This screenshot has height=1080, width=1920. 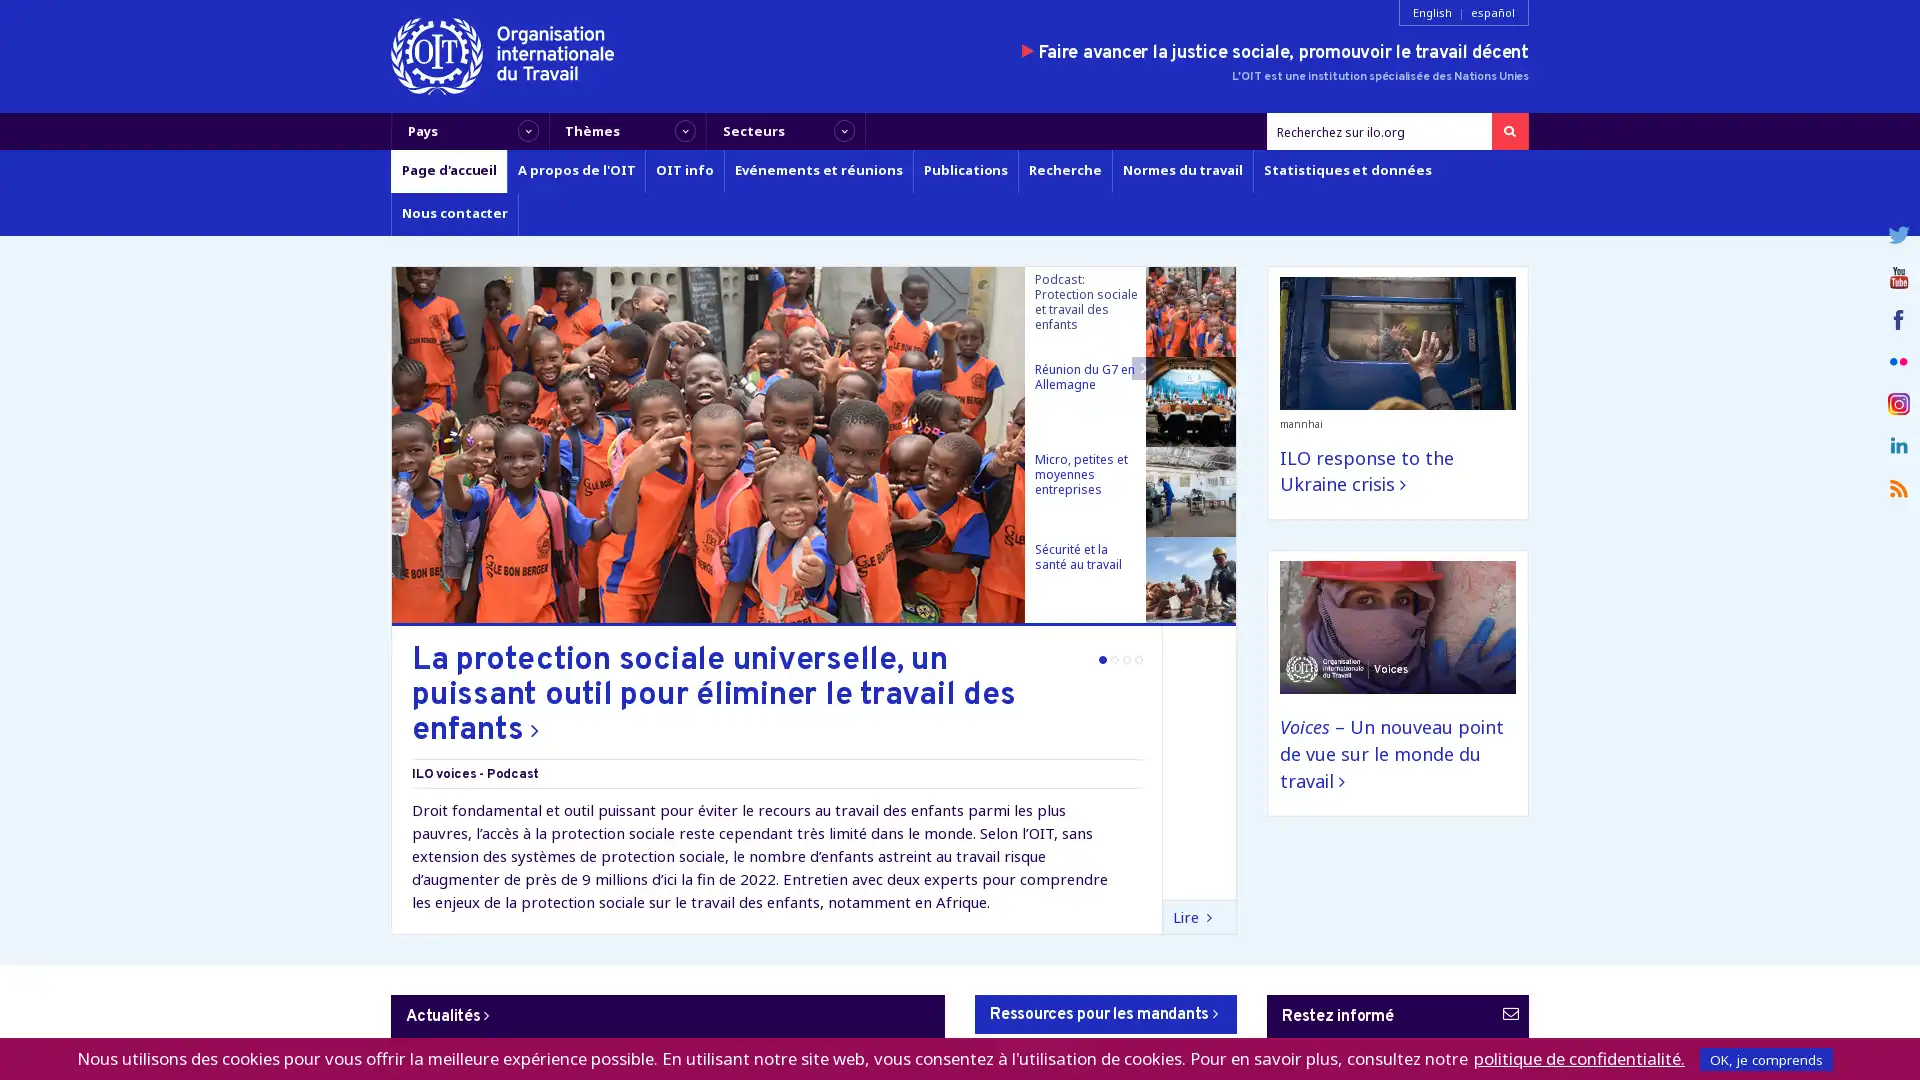 What do you see at coordinates (1509, 131) in the screenshot?
I see `Recherchez:` at bounding box center [1509, 131].